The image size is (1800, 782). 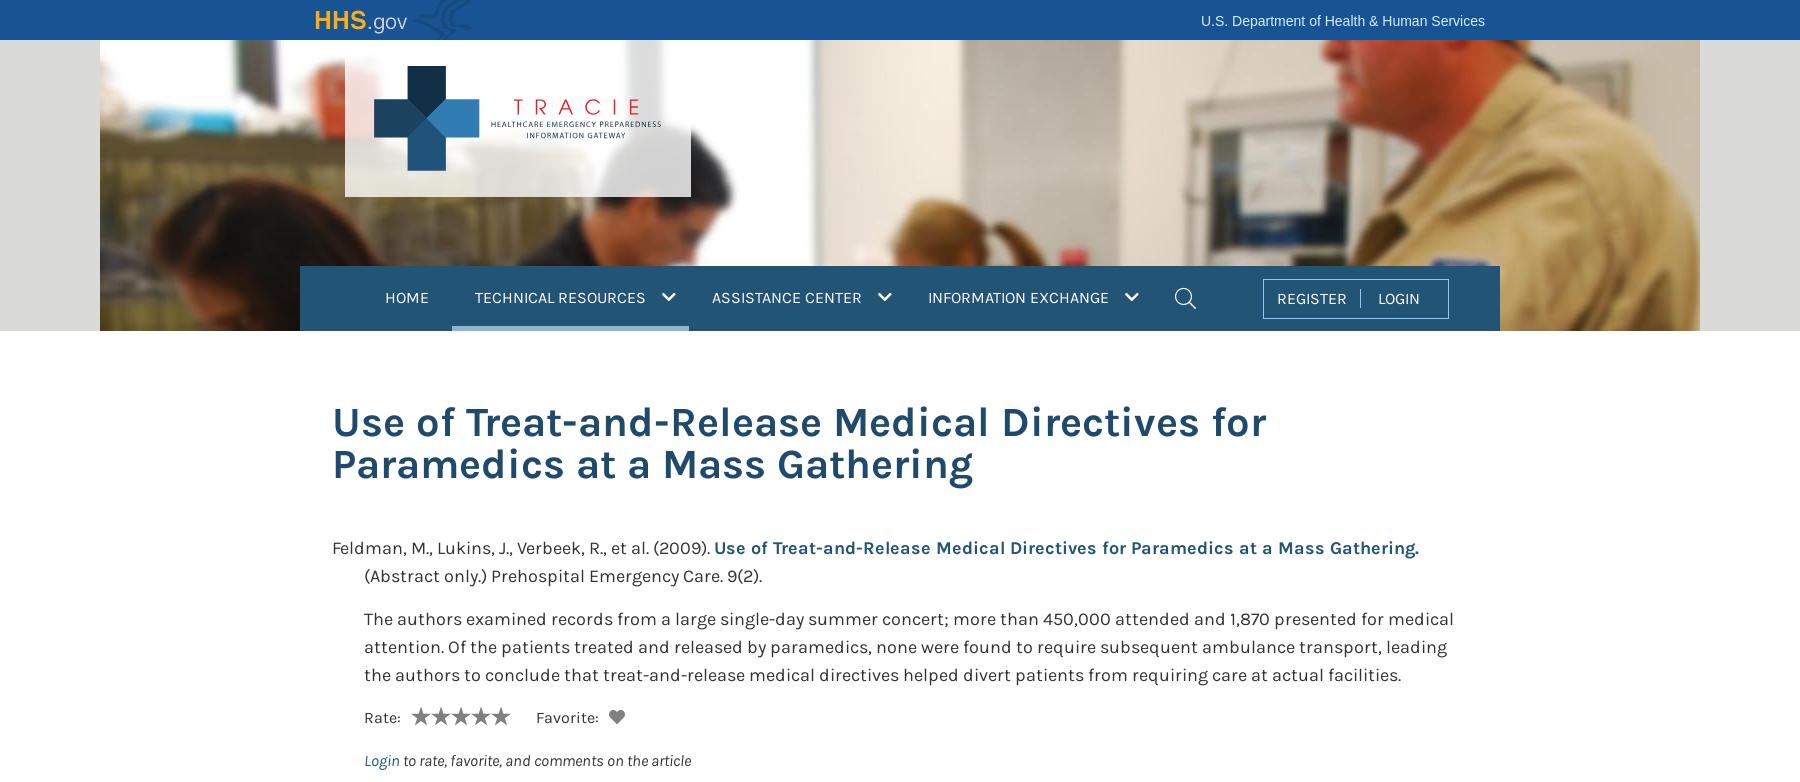 I want to click on 'to rate, favorite, and comments
            on the article', so click(x=544, y=759).